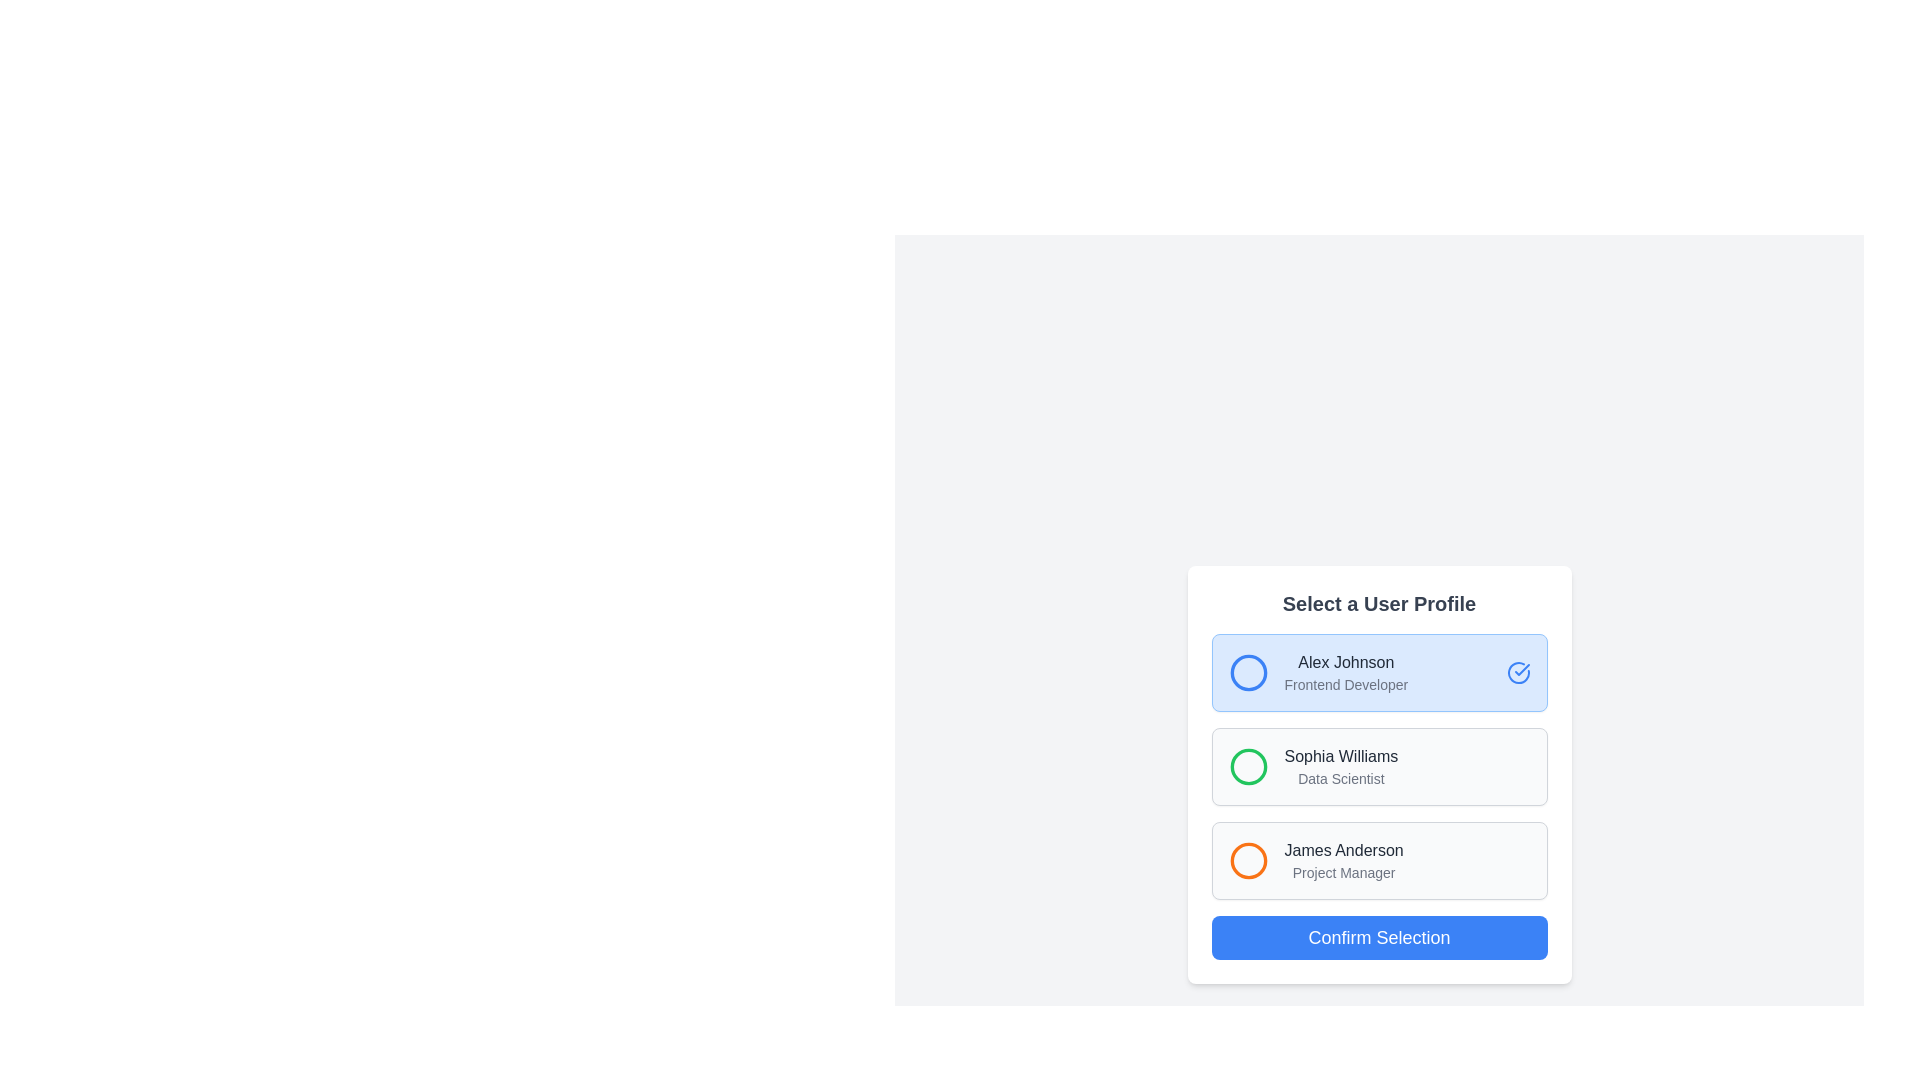  What do you see at coordinates (1247, 766) in the screenshot?
I see `the Circular Selection Indicator with a green outline` at bounding box center [1247, 766].